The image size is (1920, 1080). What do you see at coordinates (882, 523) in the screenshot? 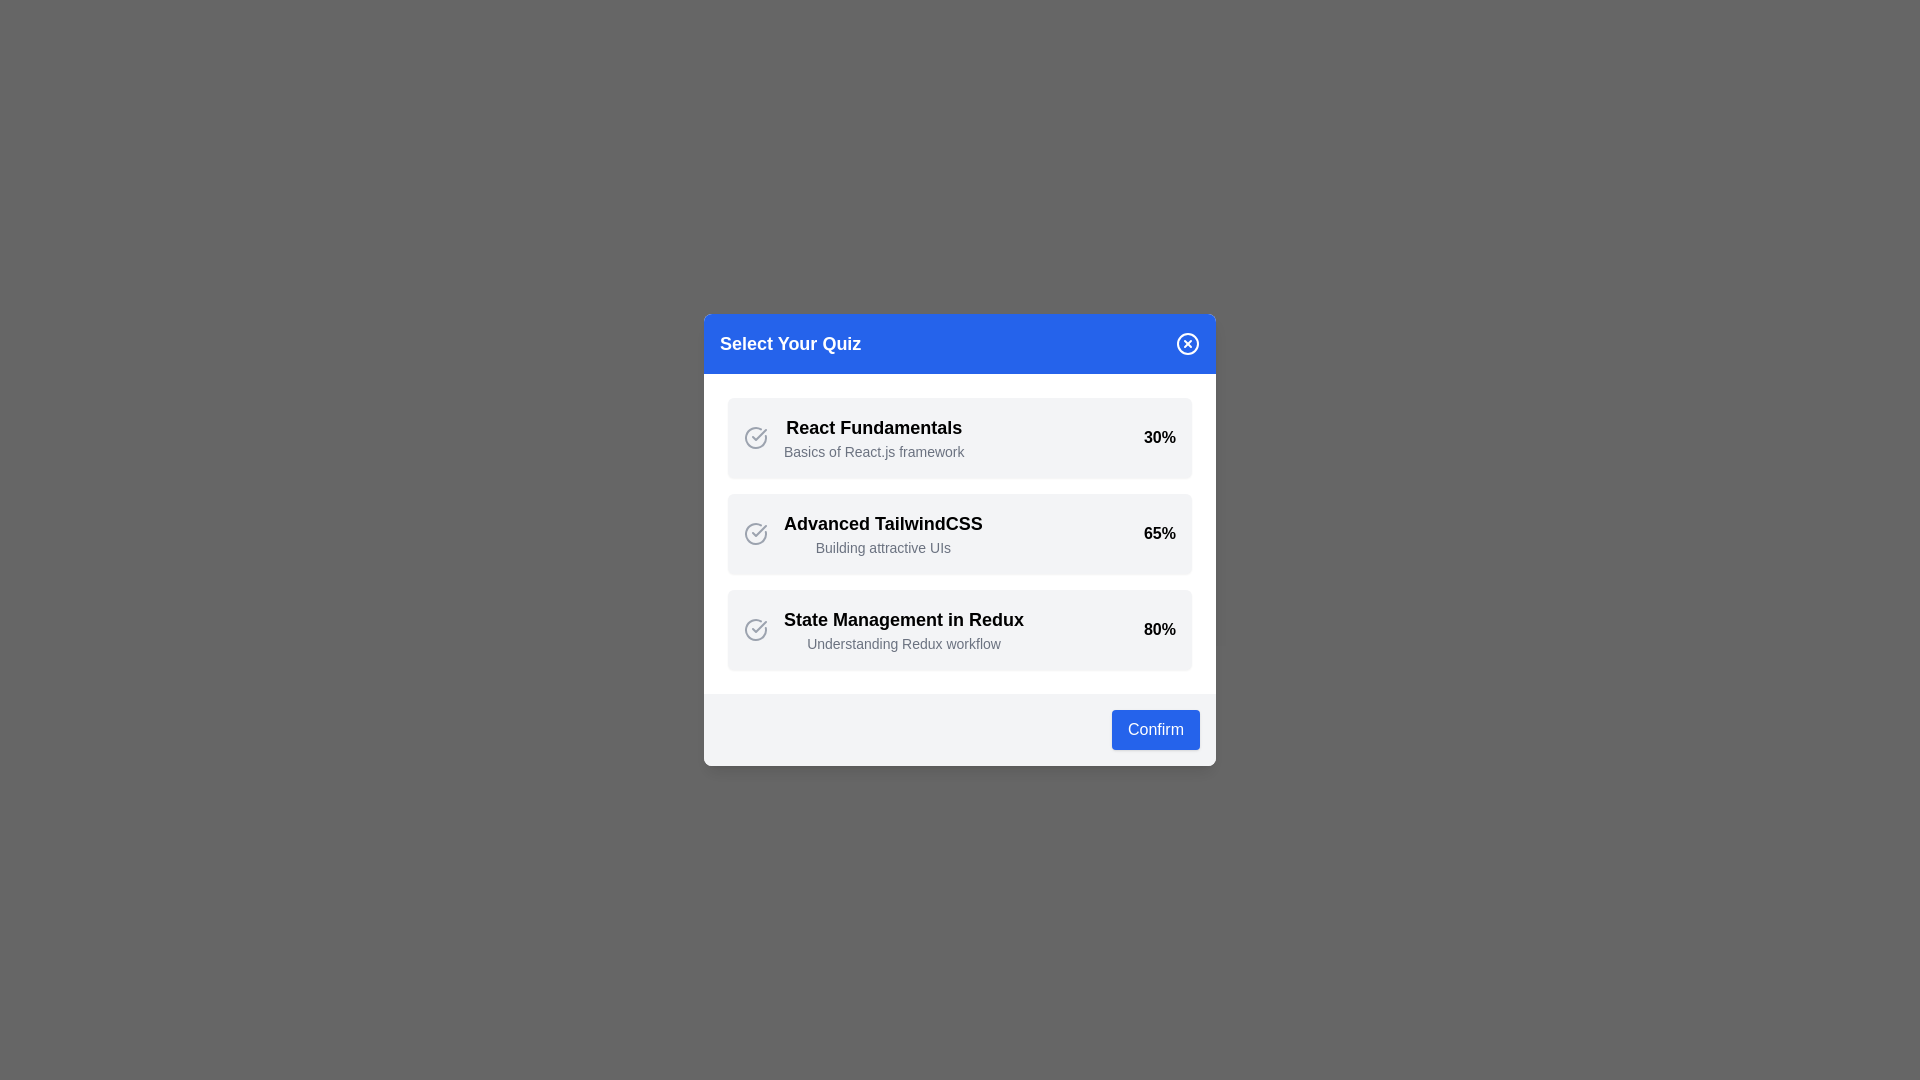
I see `the details of the quiz titled Advanced TailwindCSS` at bounding box center [882, 523].